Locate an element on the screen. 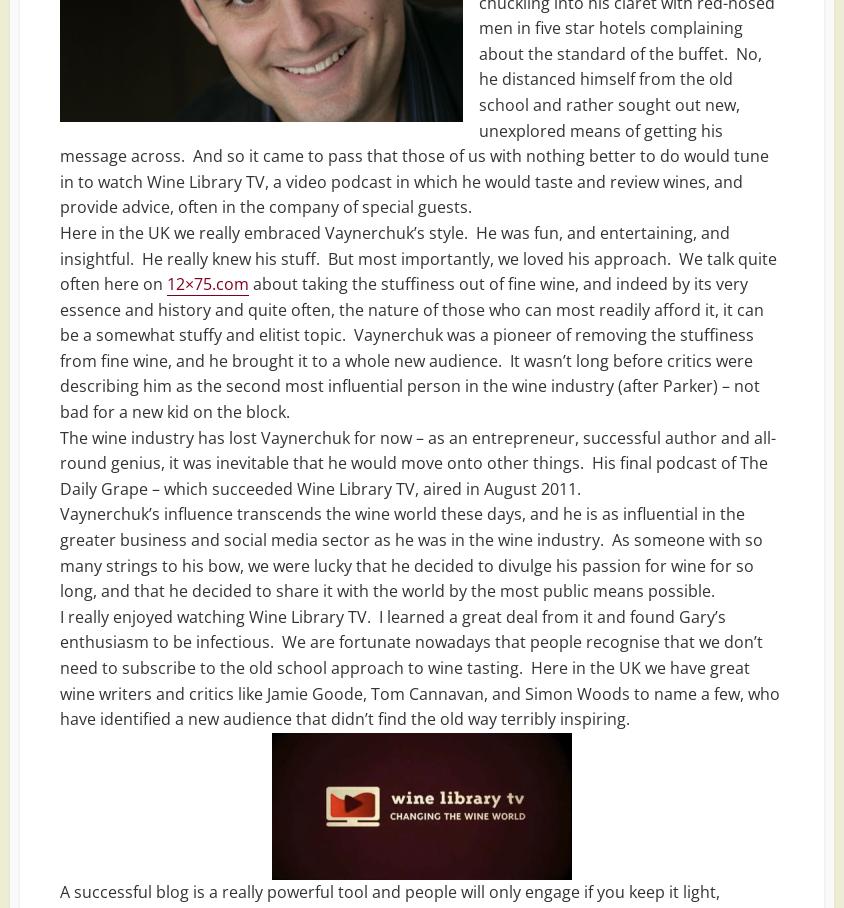  '5 Best Toffee Vodka Brands | UK Reviews & Guide | 2022' is located at coordinates (339, 325).